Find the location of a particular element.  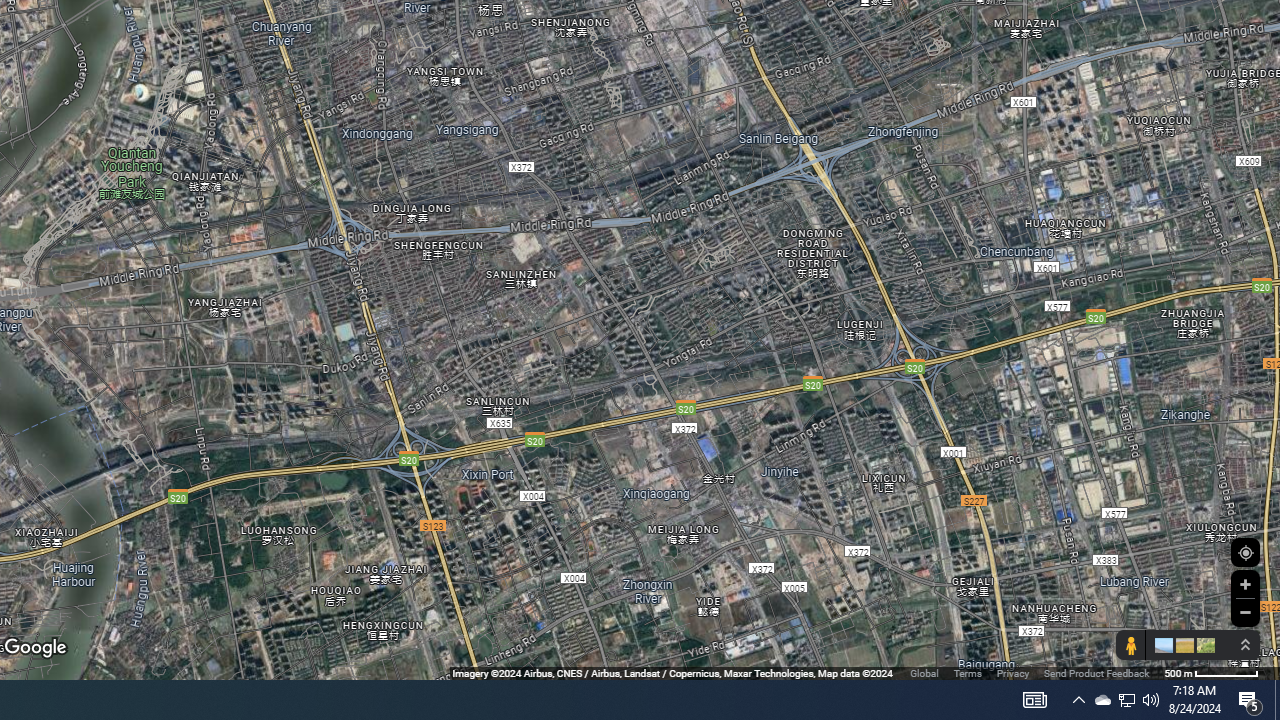

'Zoom out' is located at coordinates (1244, 611).